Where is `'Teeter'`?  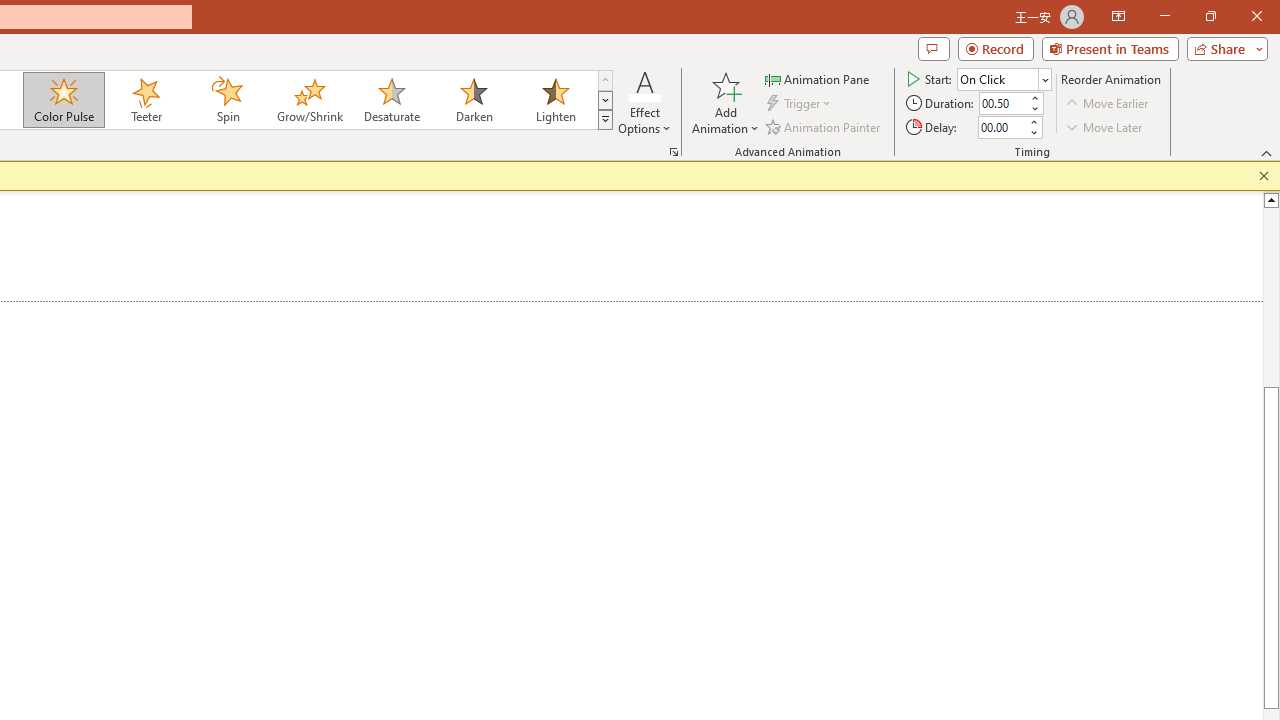 'Teeter' is located at coordinates (144, 100).